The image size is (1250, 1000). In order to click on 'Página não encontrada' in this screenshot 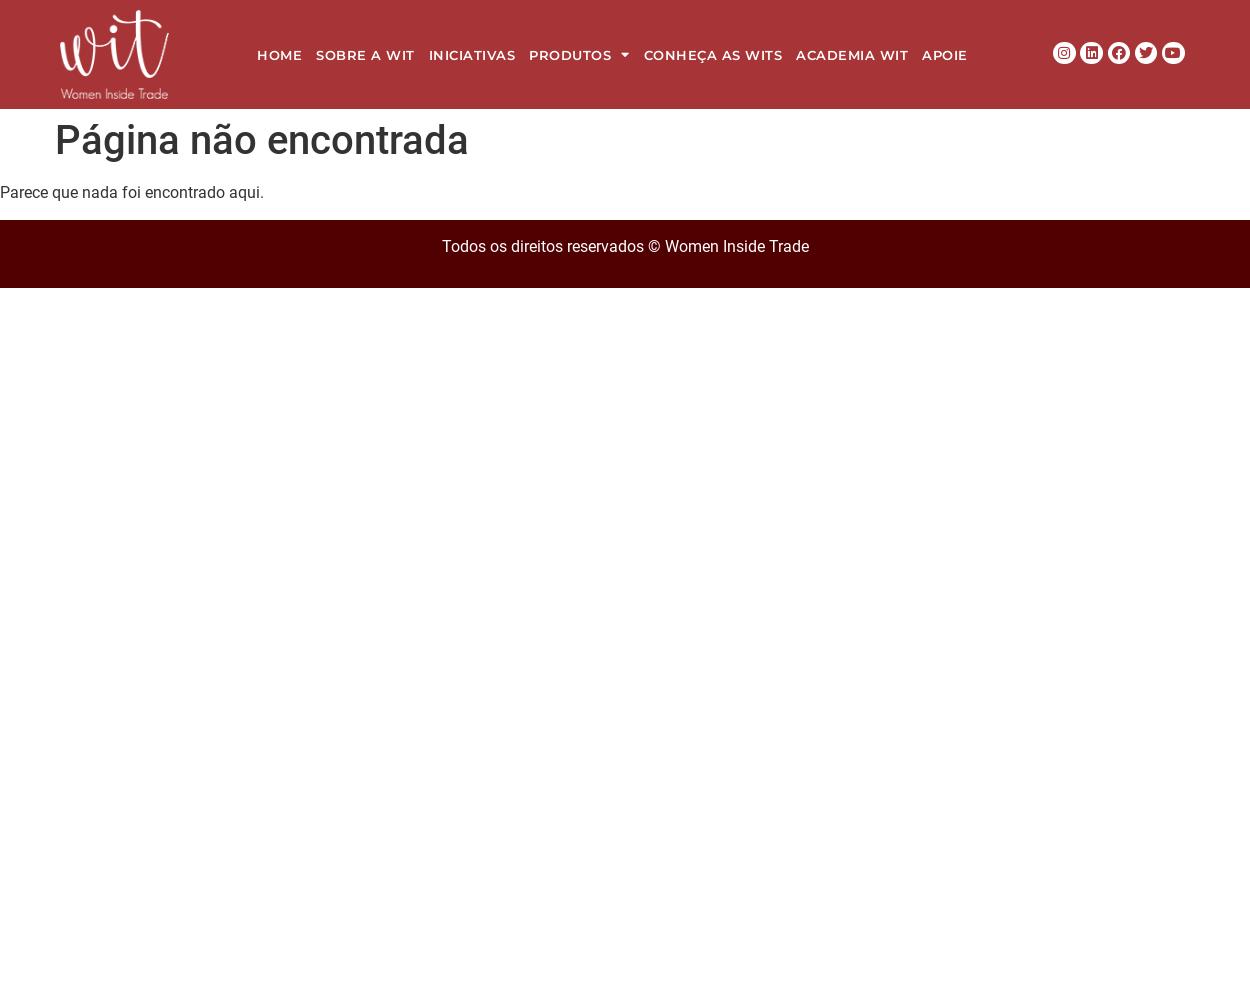, I will do `click(262, 140)`.